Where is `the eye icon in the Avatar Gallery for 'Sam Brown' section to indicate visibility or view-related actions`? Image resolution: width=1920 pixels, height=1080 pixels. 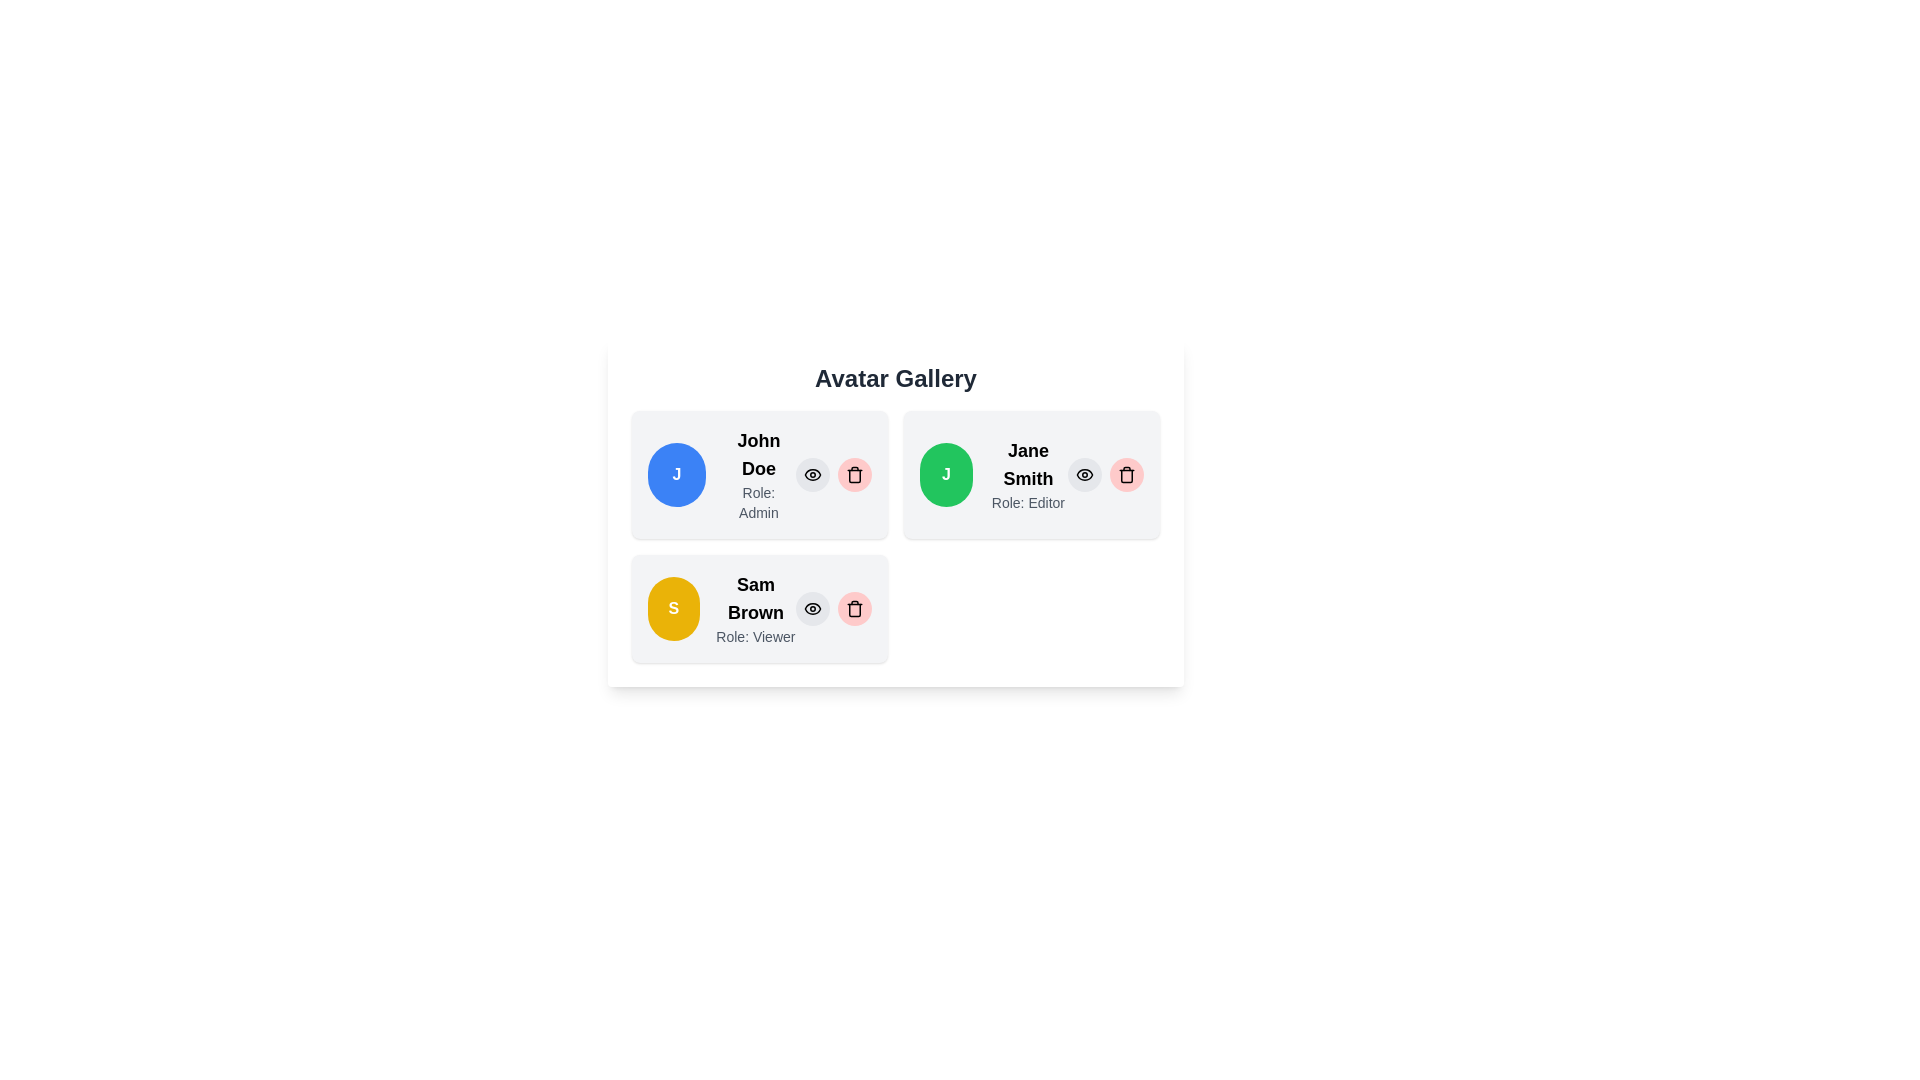
the eye icon in the Avatar Gallery for 'Sam Brown' section to indicate visibility or view-related actions is located at coordinates (812, 608).